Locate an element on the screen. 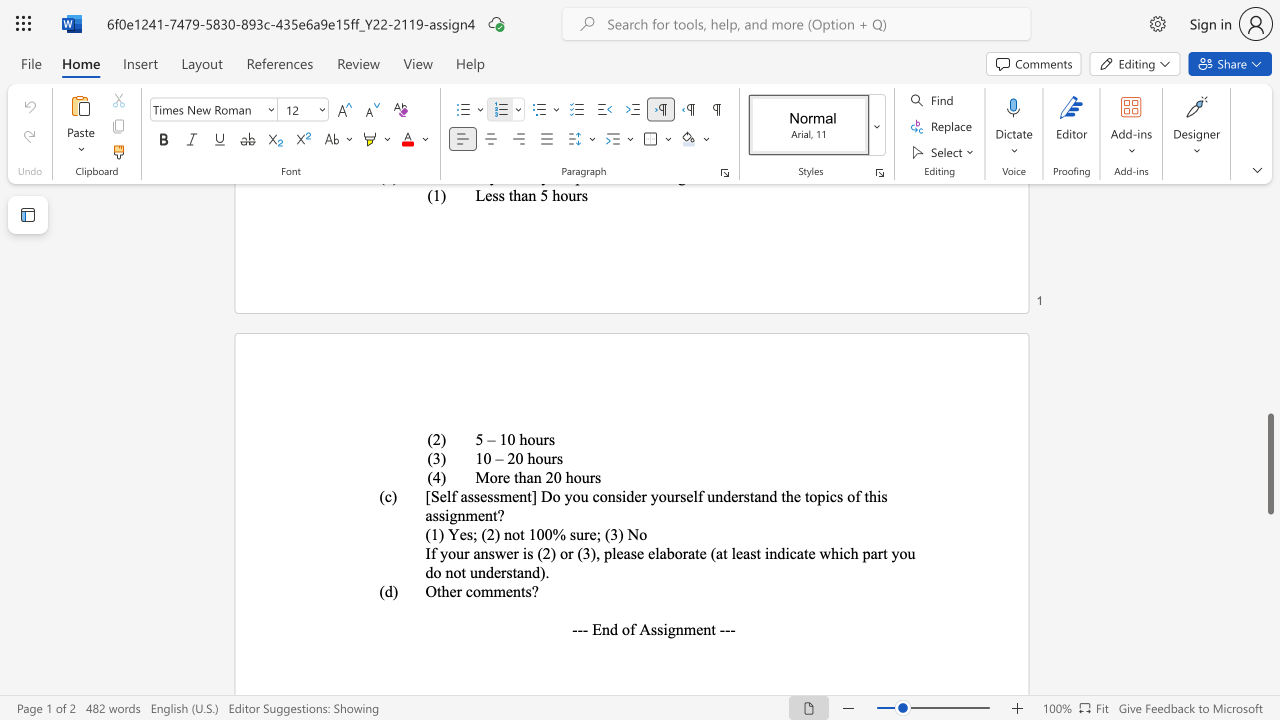 This screenshot has height=720, width=1280. the 3th character "e" in the text is located at coordinates (640, 553).